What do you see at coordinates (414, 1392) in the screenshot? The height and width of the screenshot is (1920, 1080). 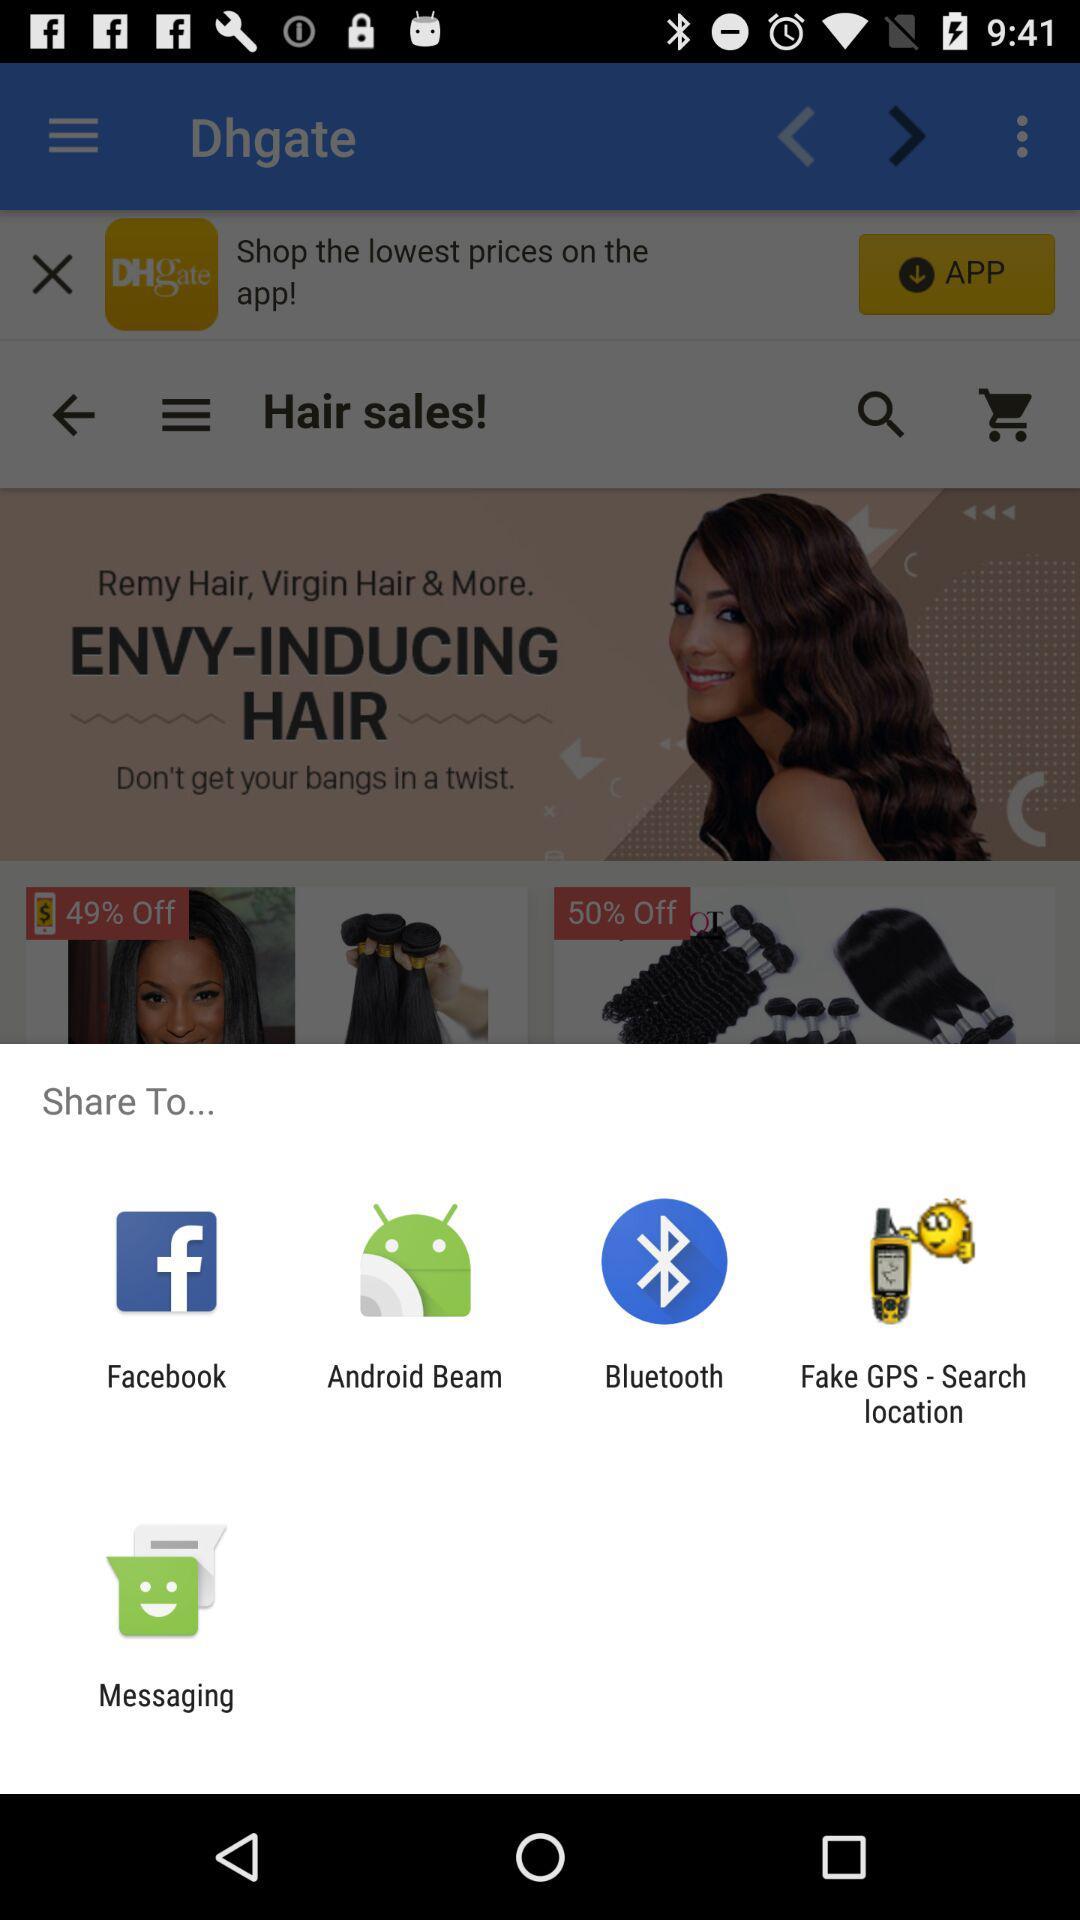 I see `android beam icon` at bounding box center [414, 1392].